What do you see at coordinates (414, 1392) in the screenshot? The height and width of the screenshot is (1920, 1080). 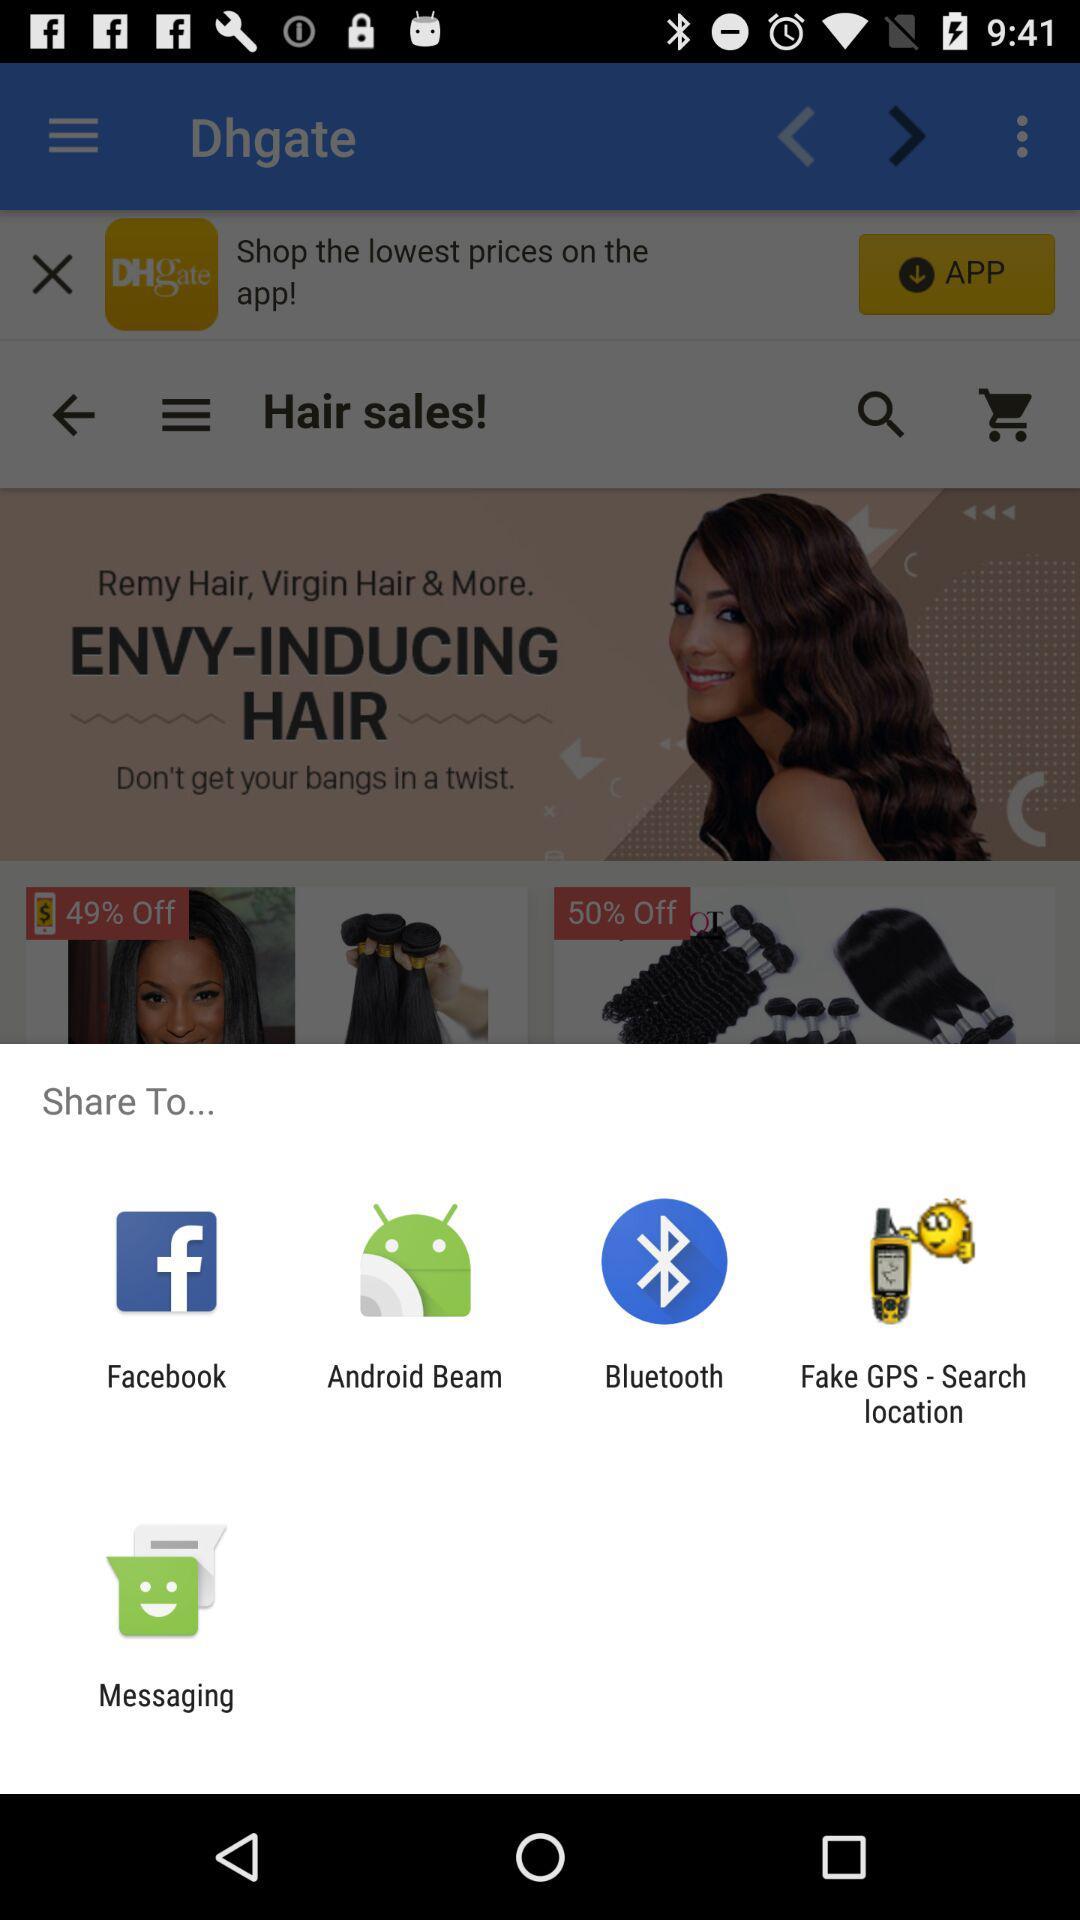 I see `android beam icon` at bounding box center [414, 1392].